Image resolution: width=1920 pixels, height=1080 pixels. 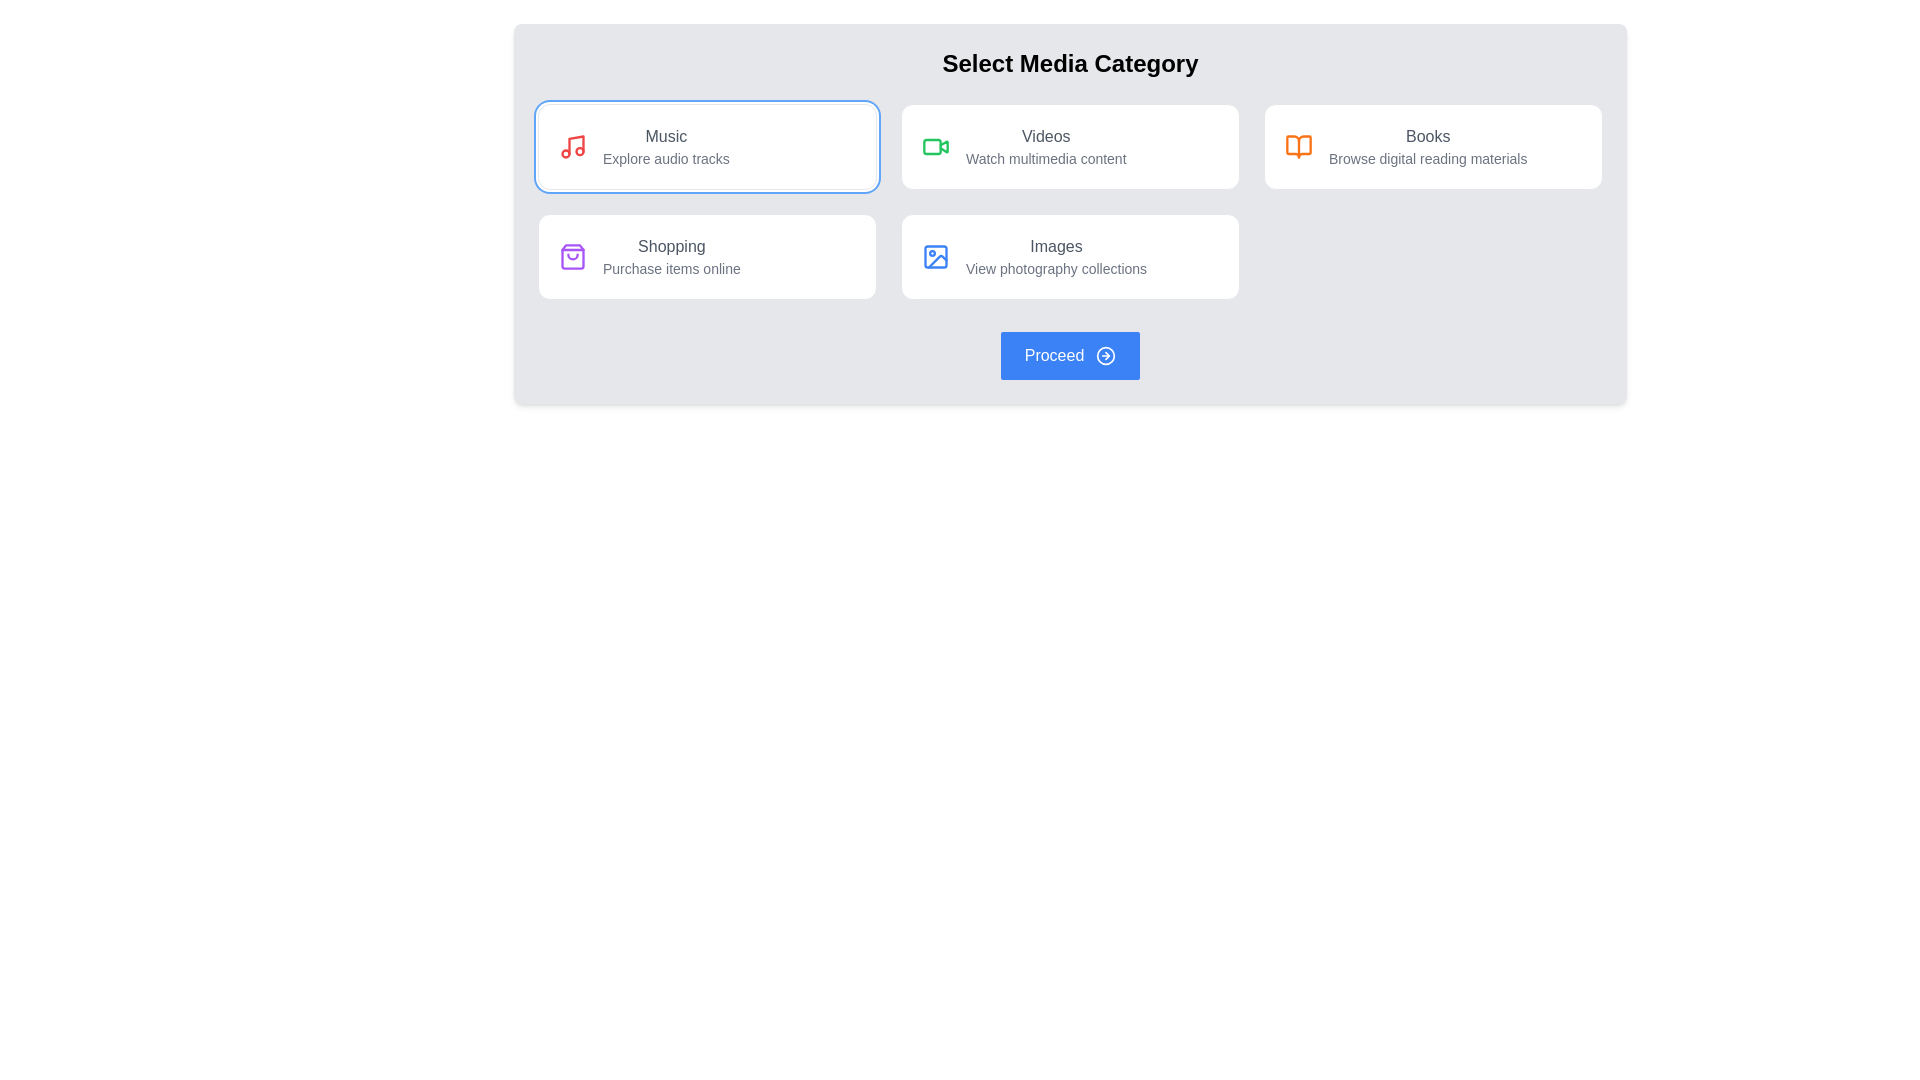 What do you see at coordinates (1299, 145) in the screenshot?
I see `the 'Books' category icon` at bounding box center [1299, 145].